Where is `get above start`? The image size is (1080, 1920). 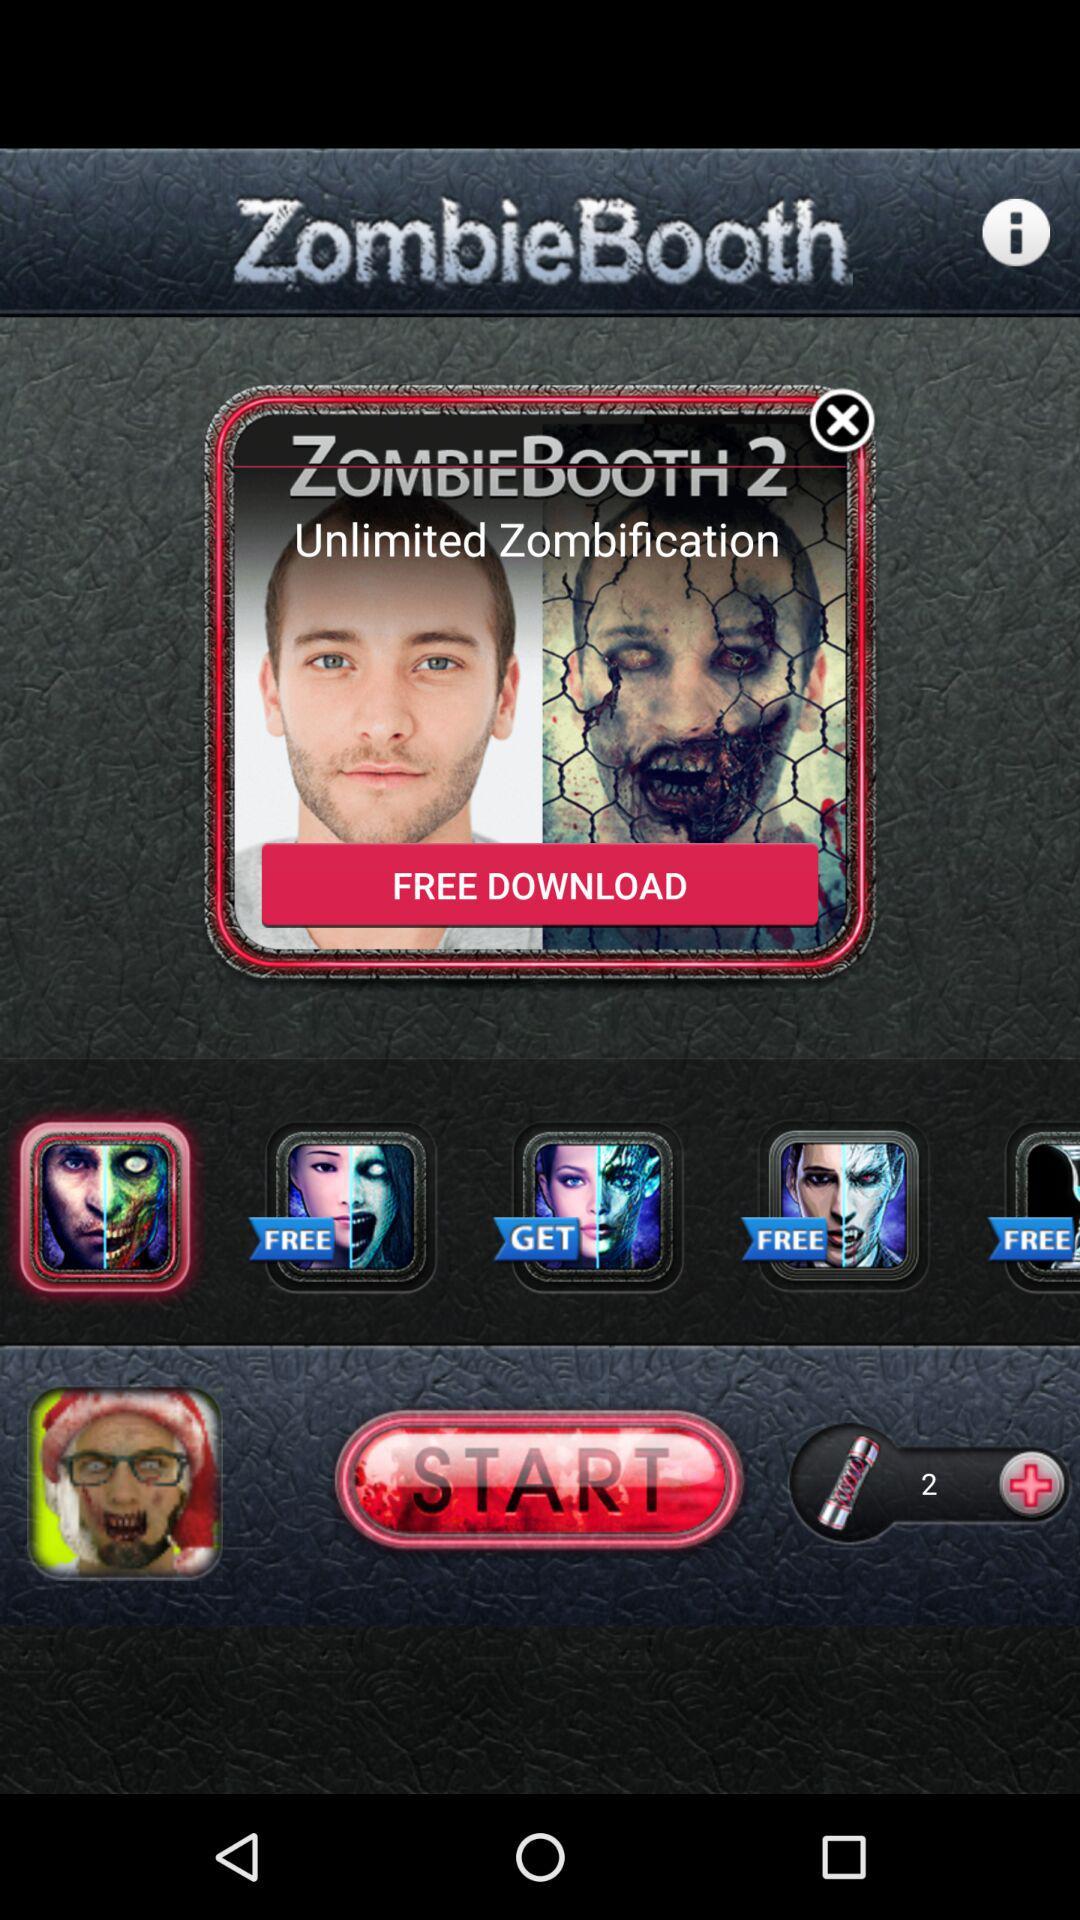
get above start is located at coordinates (537, 1240).